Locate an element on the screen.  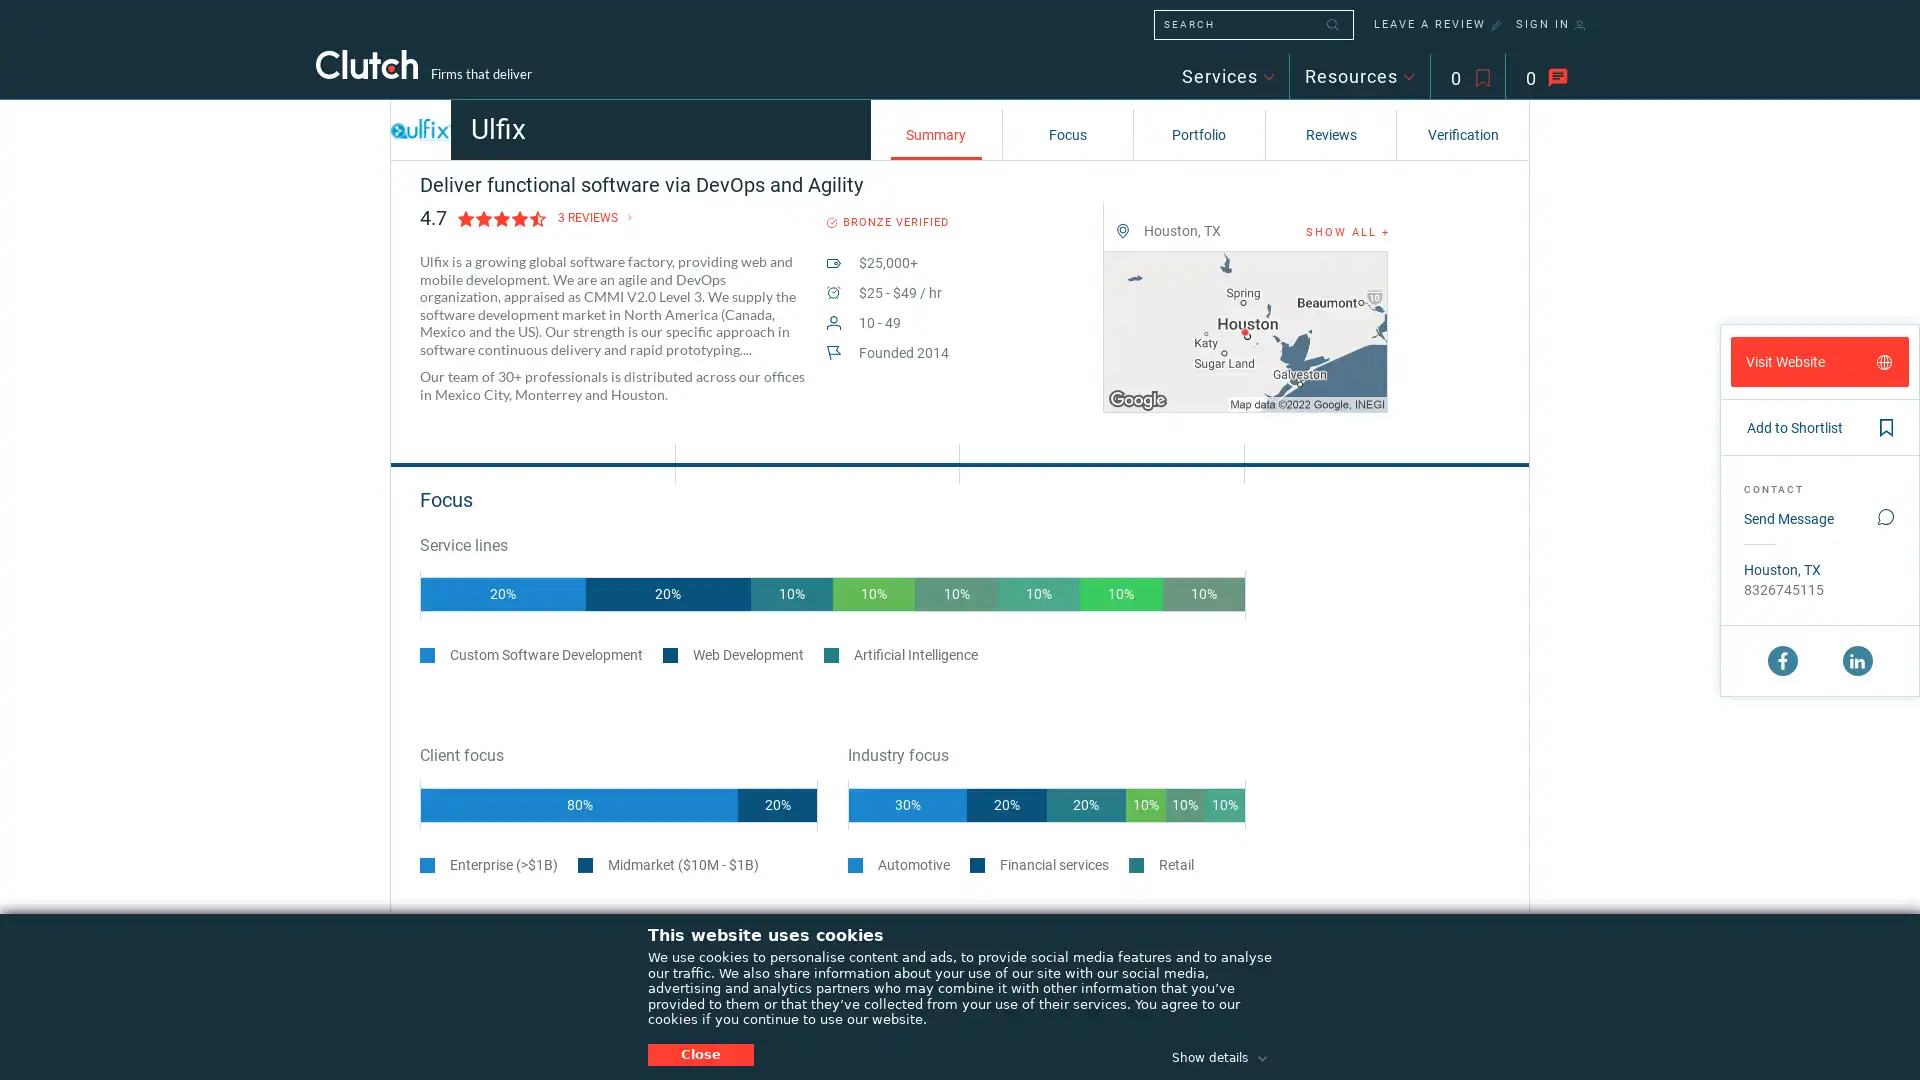
20% is located at coordinates (776, 803).